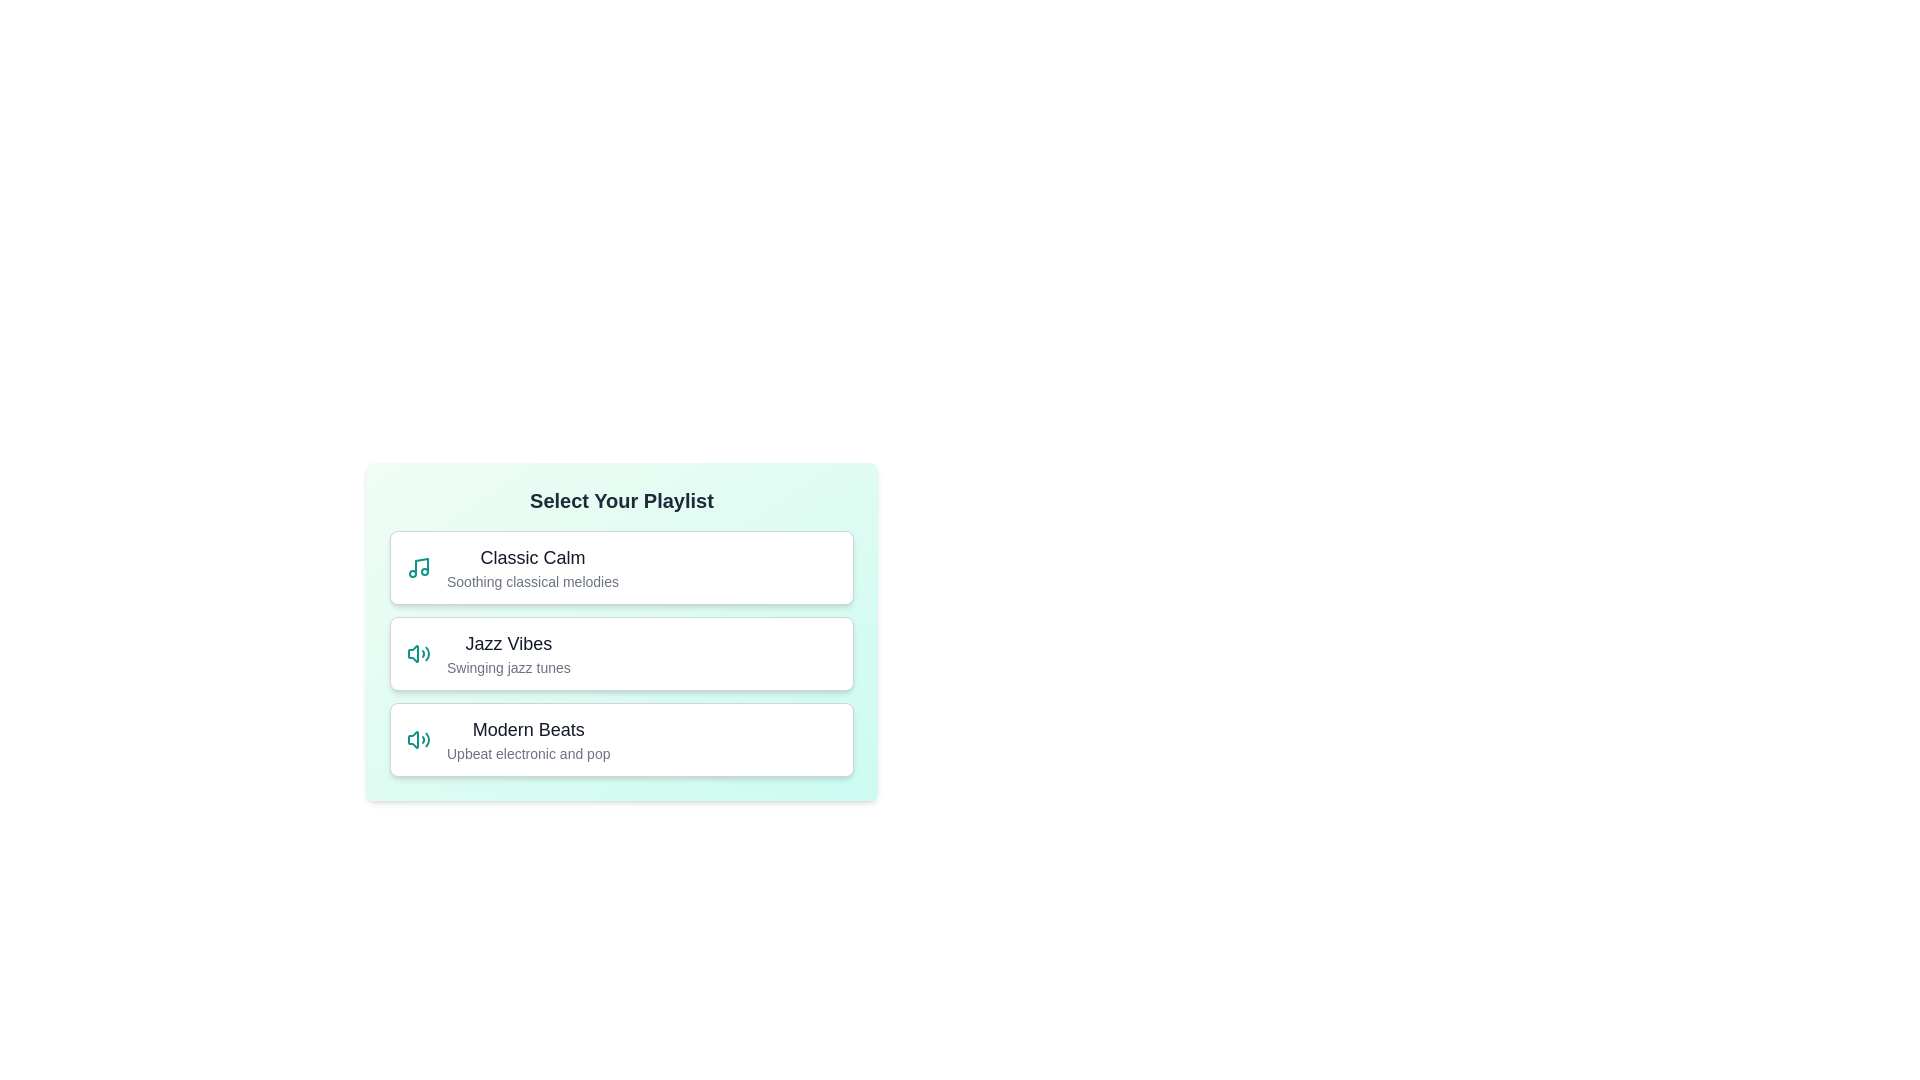 This screenshot has width=1920, height=1080. Describe the element at coordinates (508, 654) in the screenshot. I see `the 'Jazz Vibes' text block element, which displays 'Jazz Vibes' in bold and 'Swinging jazz tunes' in a smaller font, located in the middle entry of the playlist selection interface` at that location.